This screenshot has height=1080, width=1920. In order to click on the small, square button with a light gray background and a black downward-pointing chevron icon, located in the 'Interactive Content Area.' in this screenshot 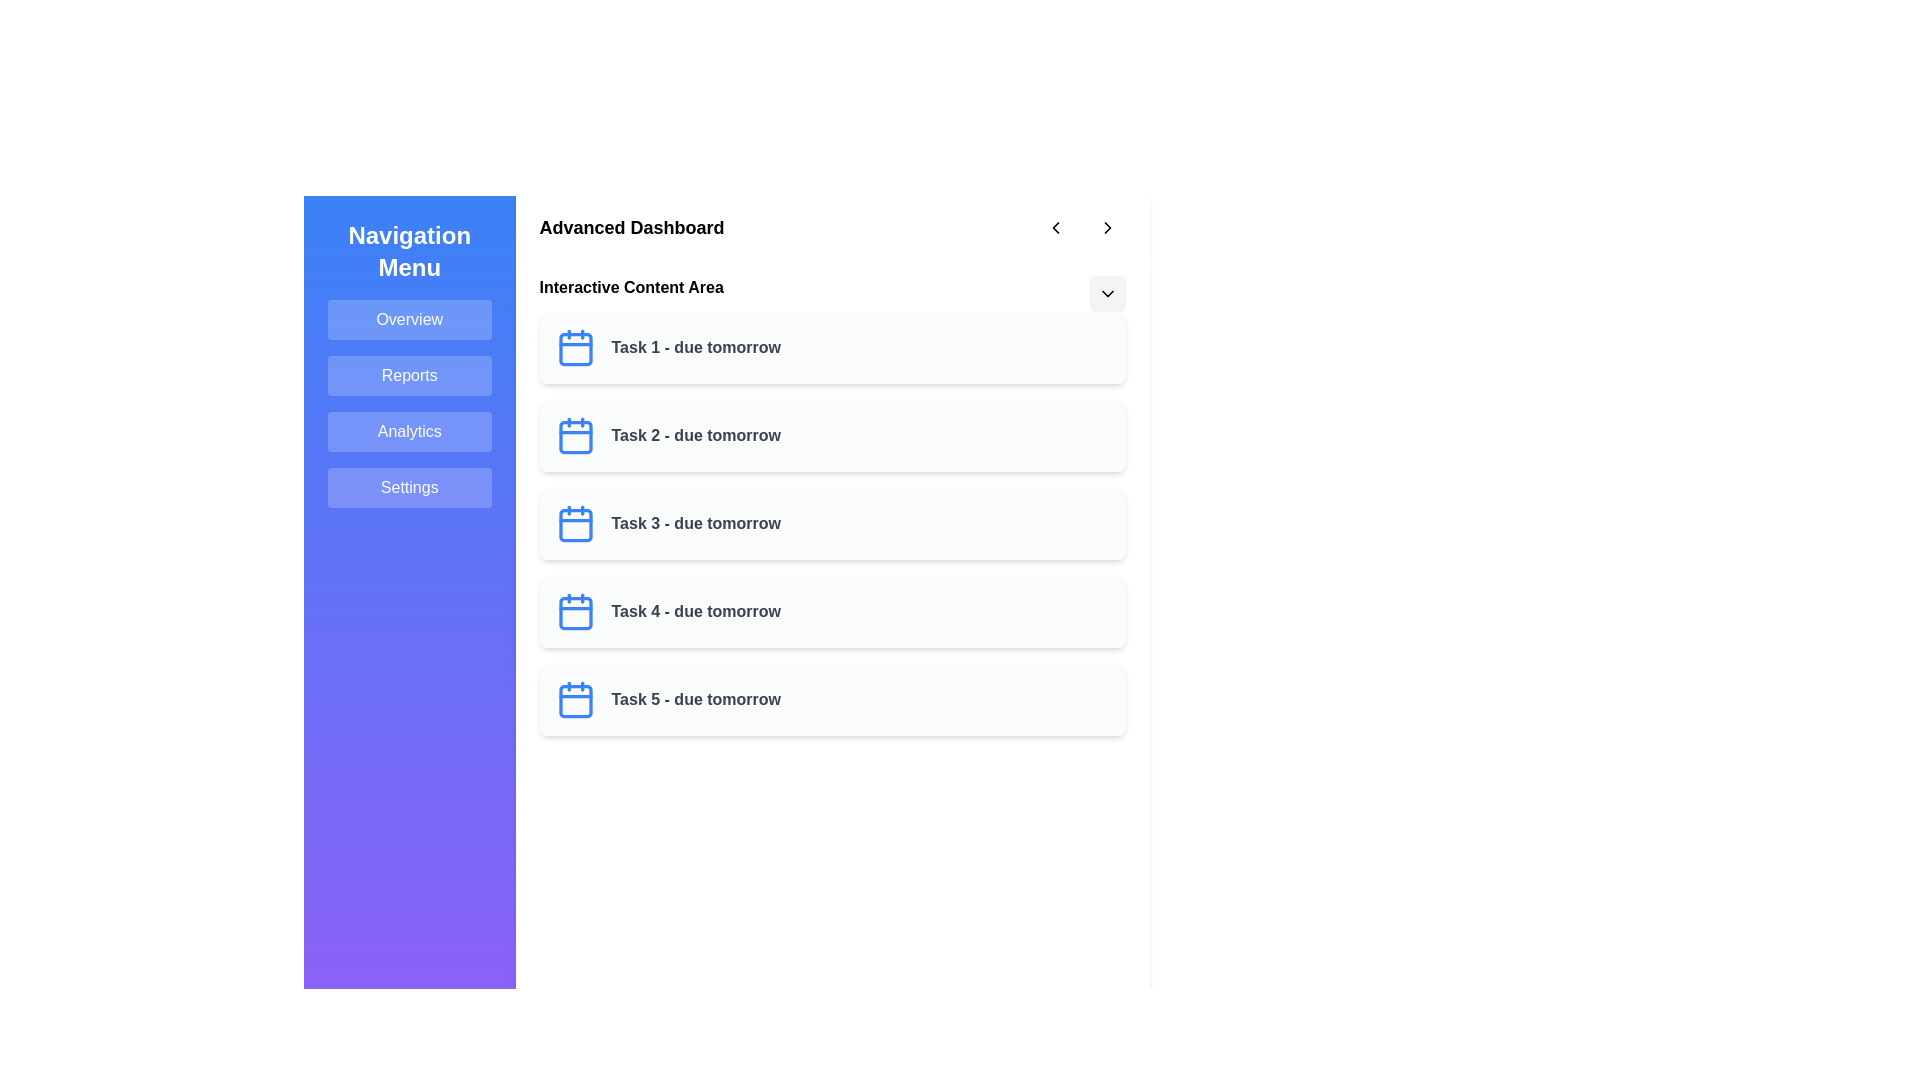, I will do `click(1107, 293)`.